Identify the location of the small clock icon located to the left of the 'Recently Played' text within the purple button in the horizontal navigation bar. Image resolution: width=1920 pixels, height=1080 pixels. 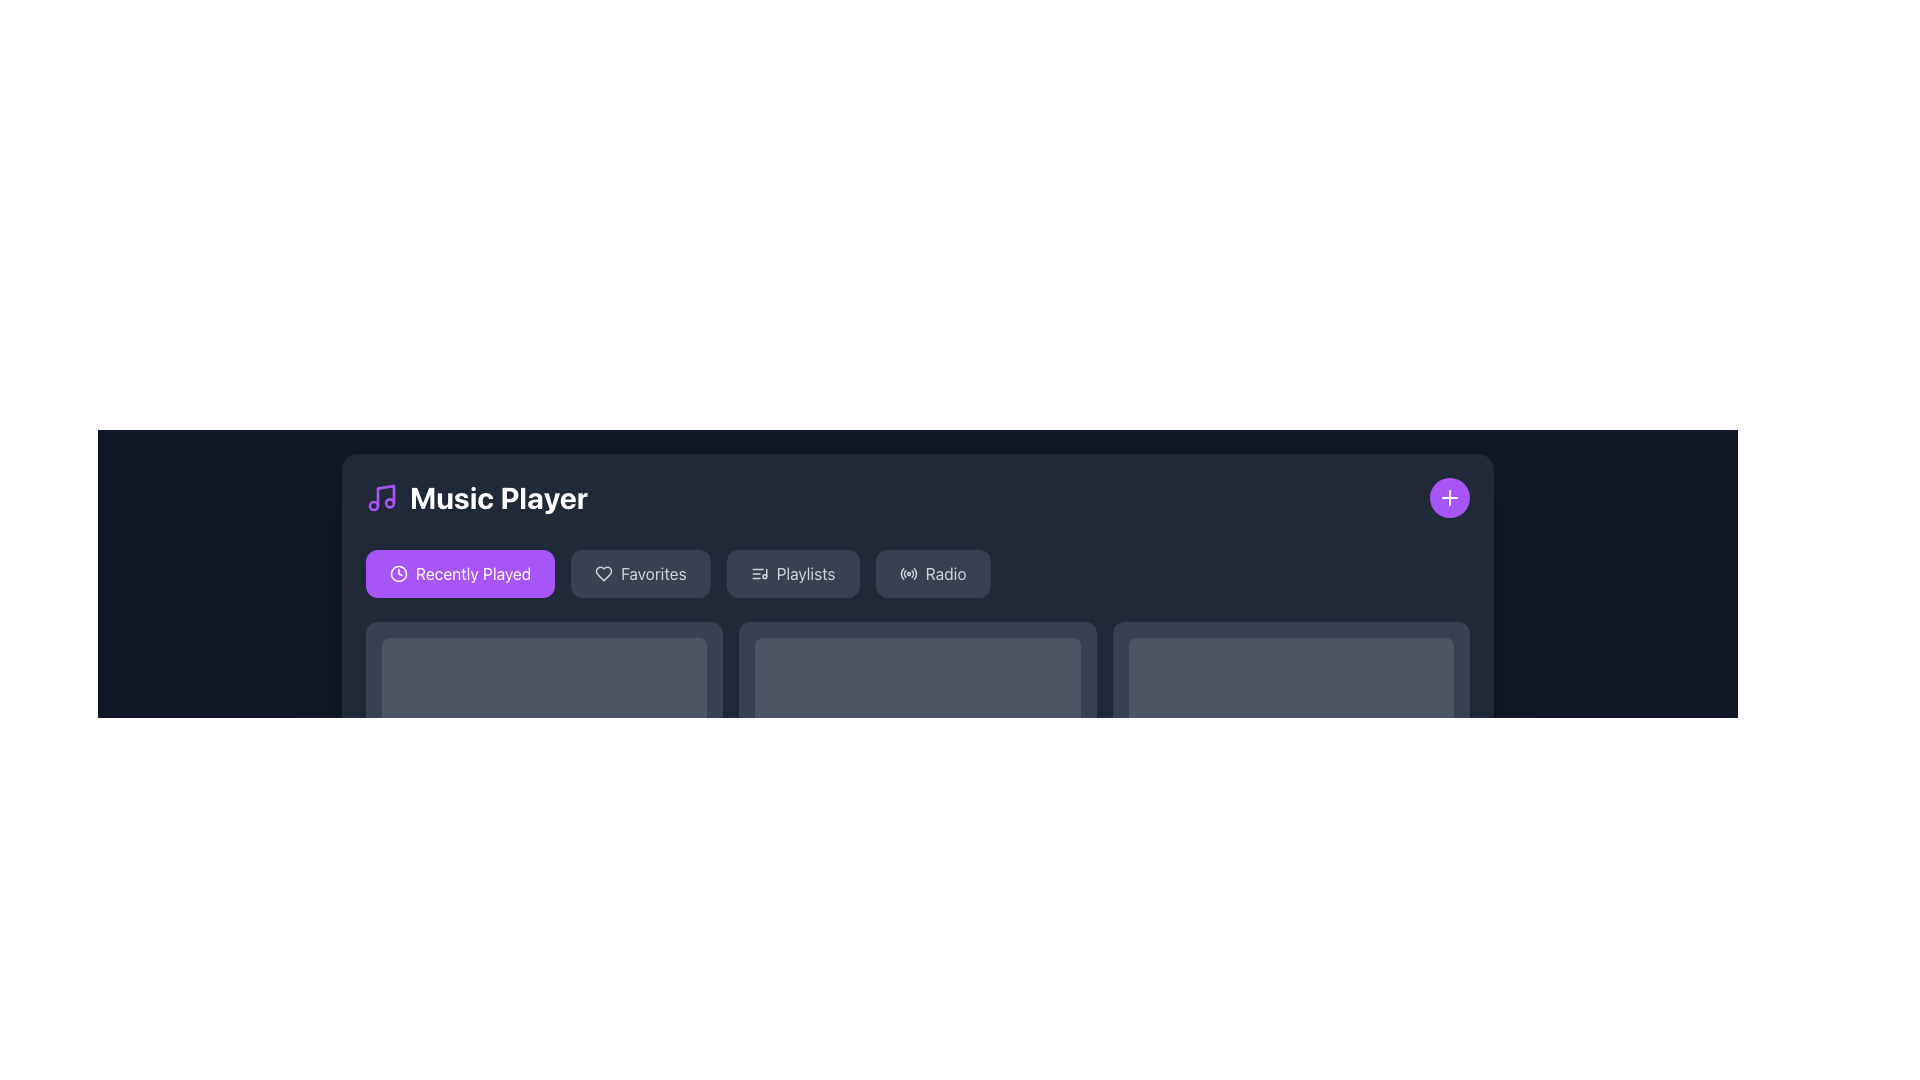
(398, 574).